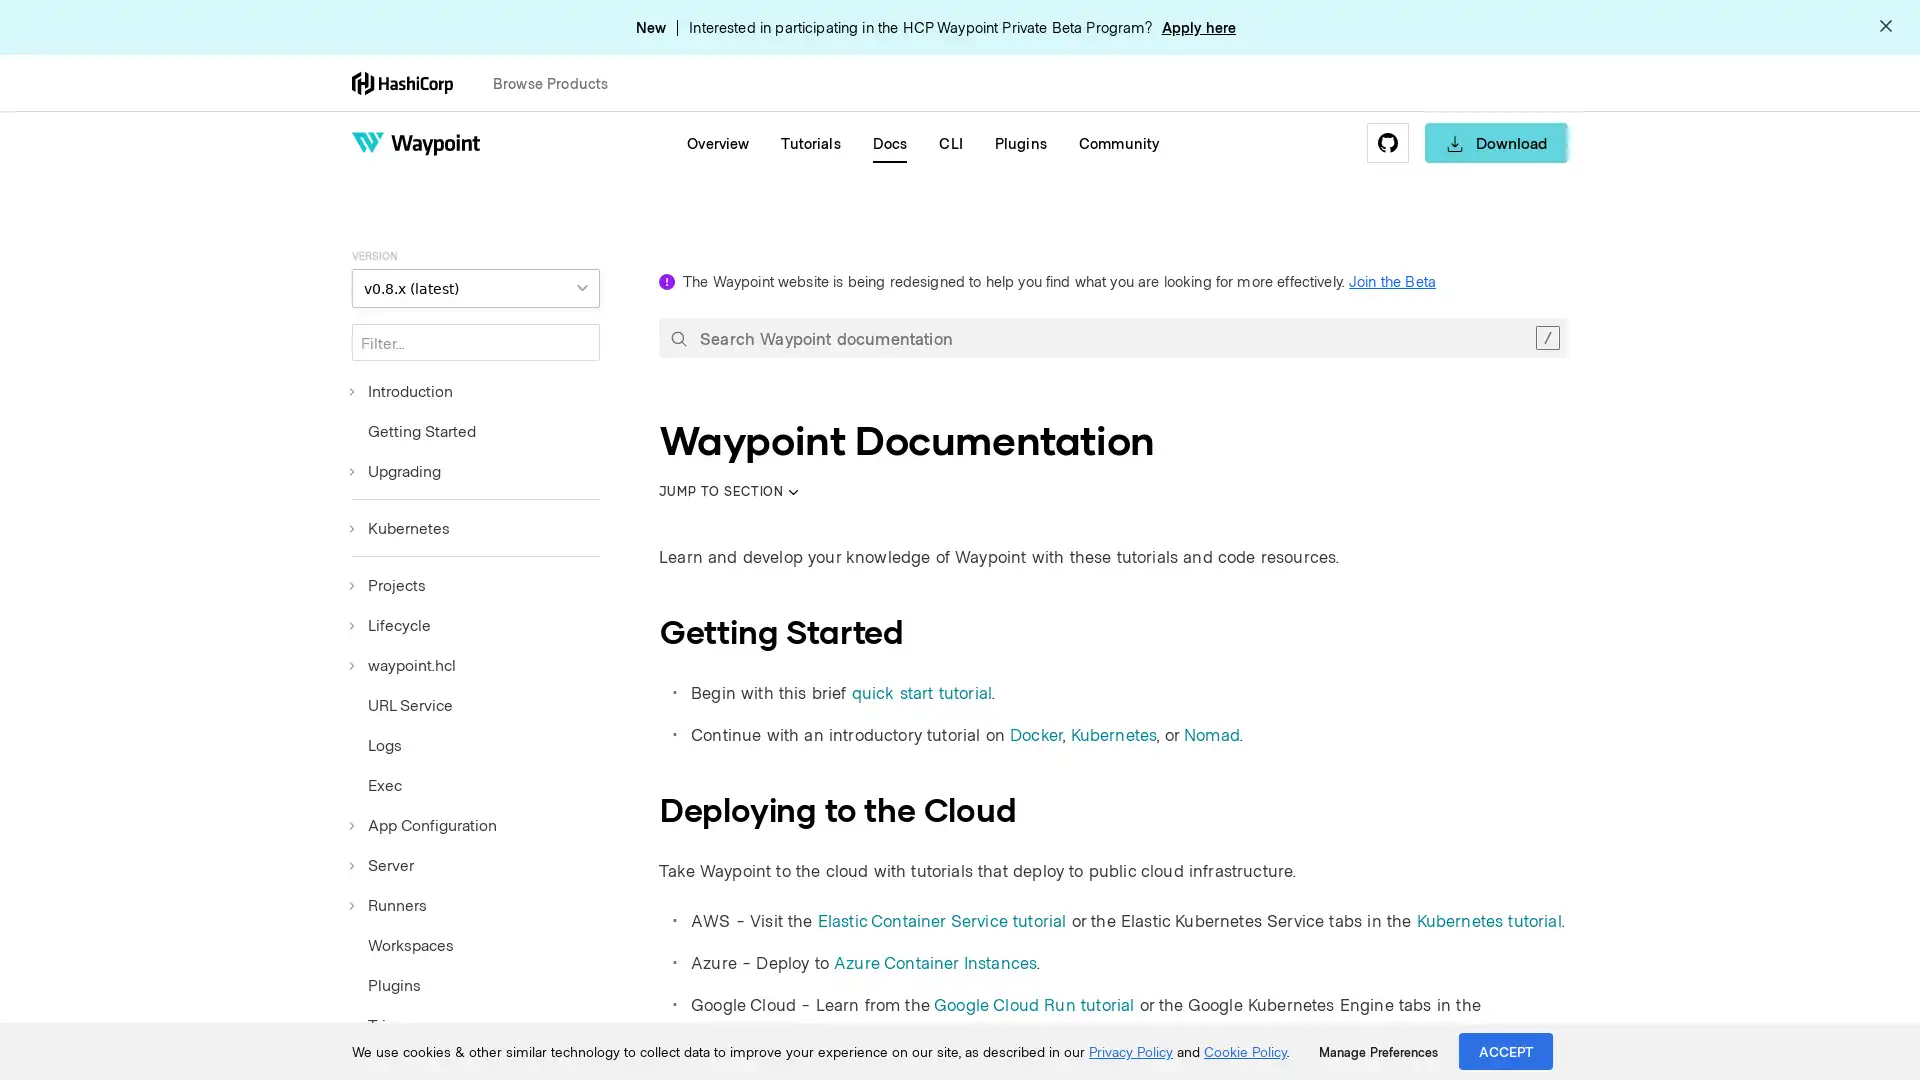 The image size is (1920, 1080). What do you see at coordinates (1377, 1051) in the screenshot?
I see `Manage Preferences` at bounding box center [1377, 1051].